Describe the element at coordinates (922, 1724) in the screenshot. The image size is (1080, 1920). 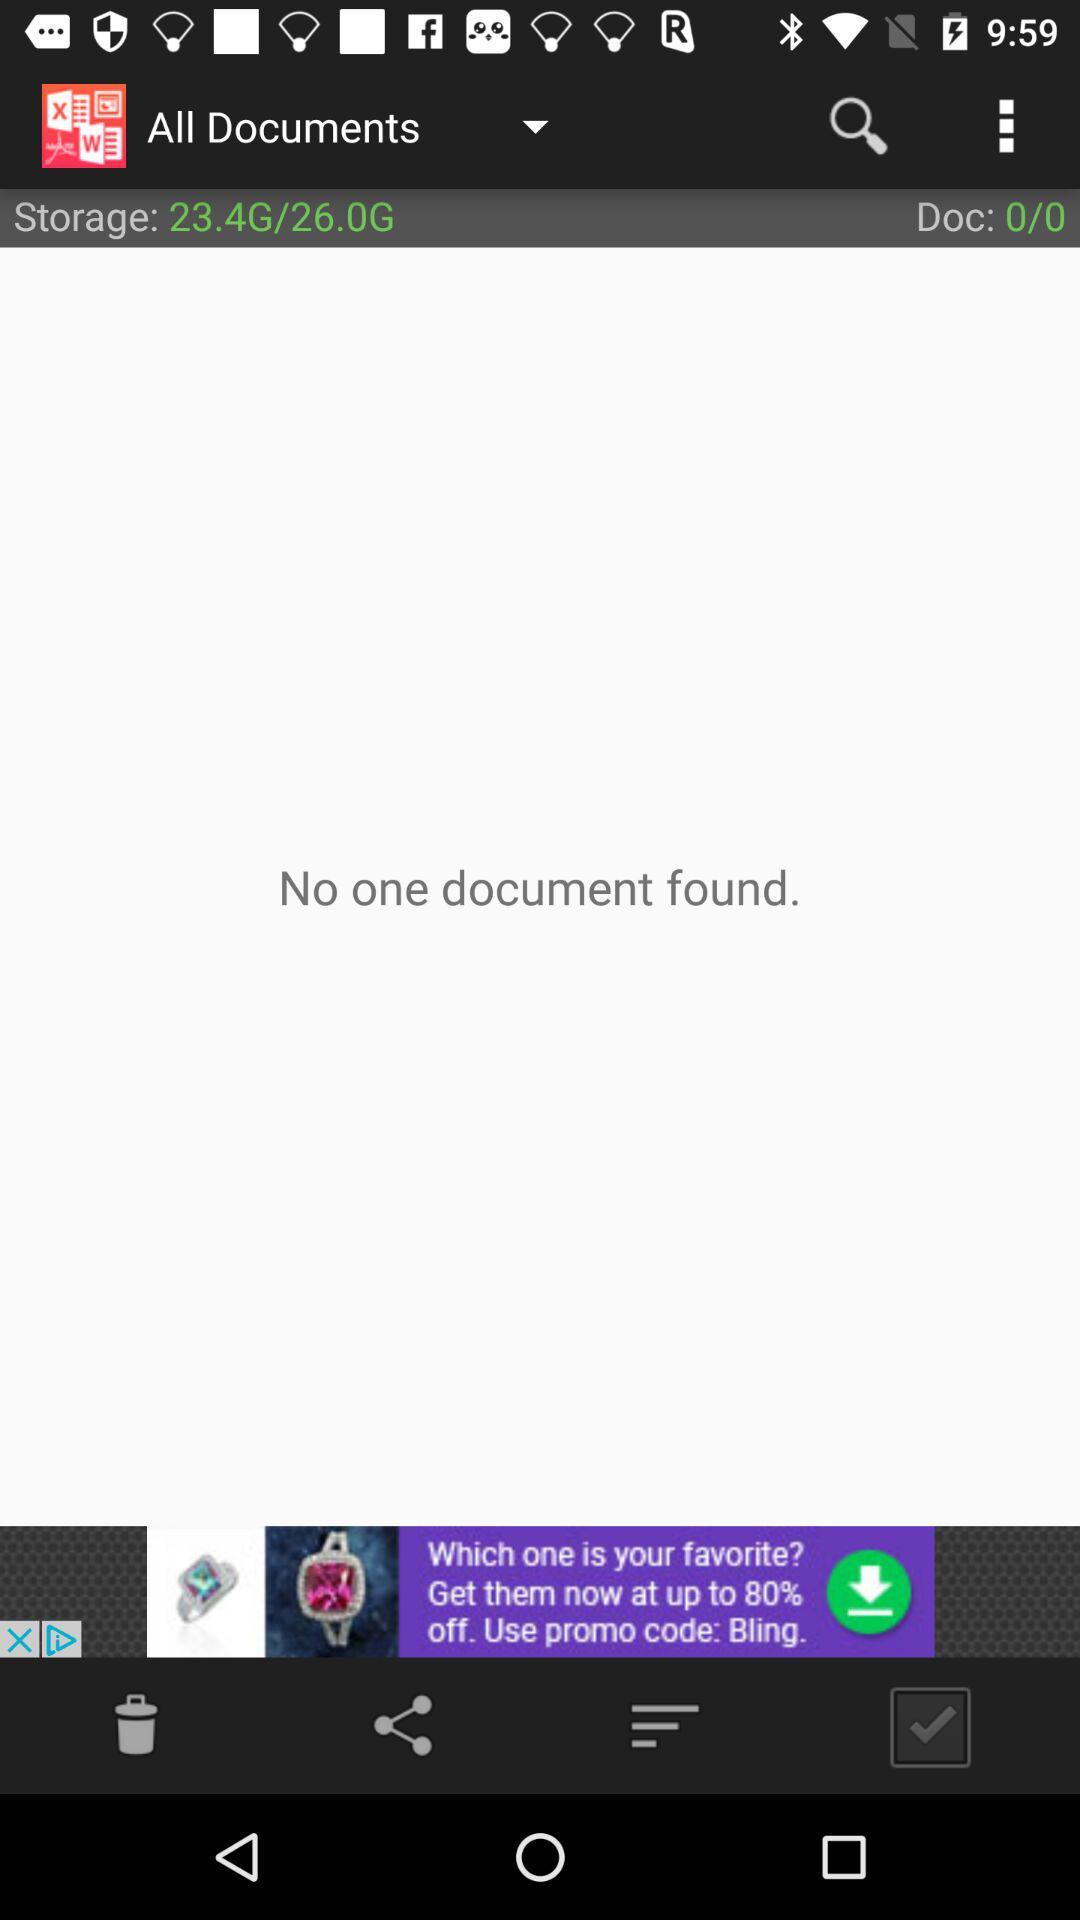
I see `all entries` at that location.